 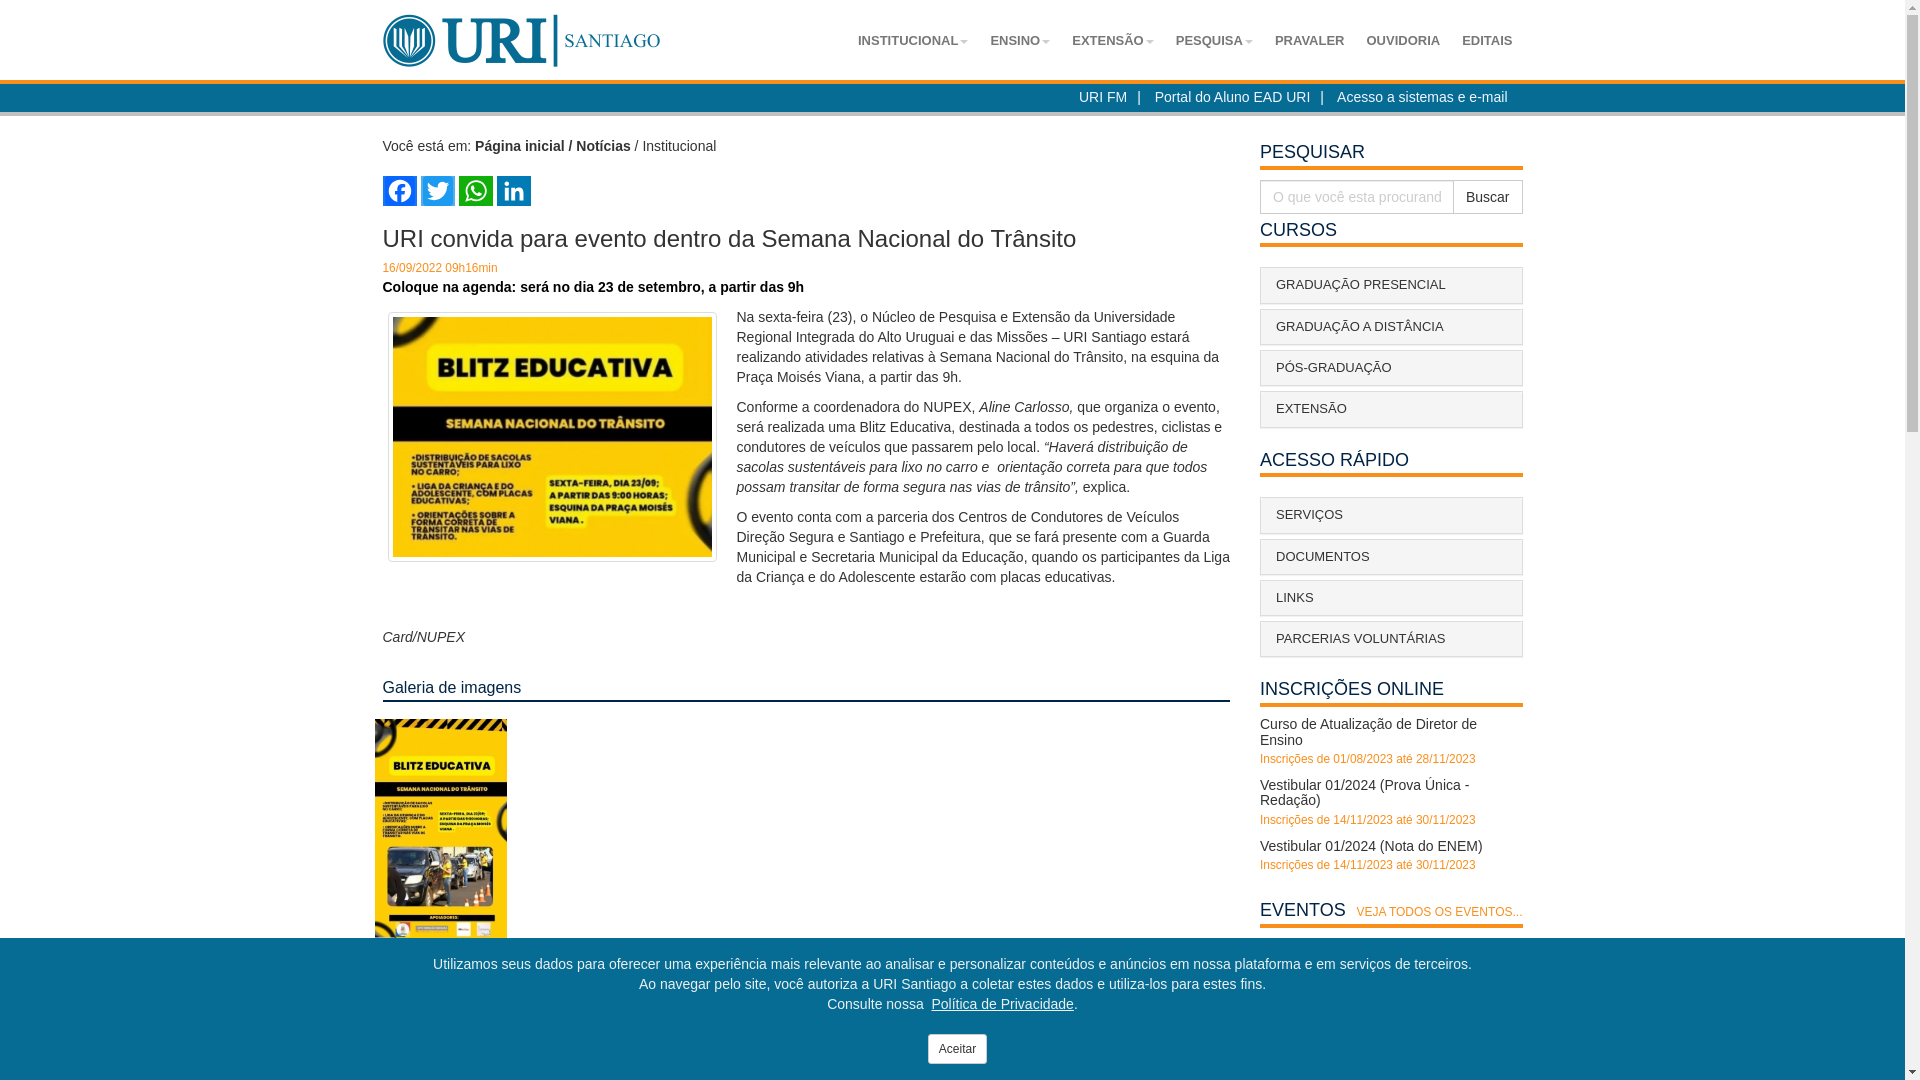 What do you see at coordinates (1310, 41) in the screenshot?
I see `'PRAVALER'` at bounding box center [1310, 41].